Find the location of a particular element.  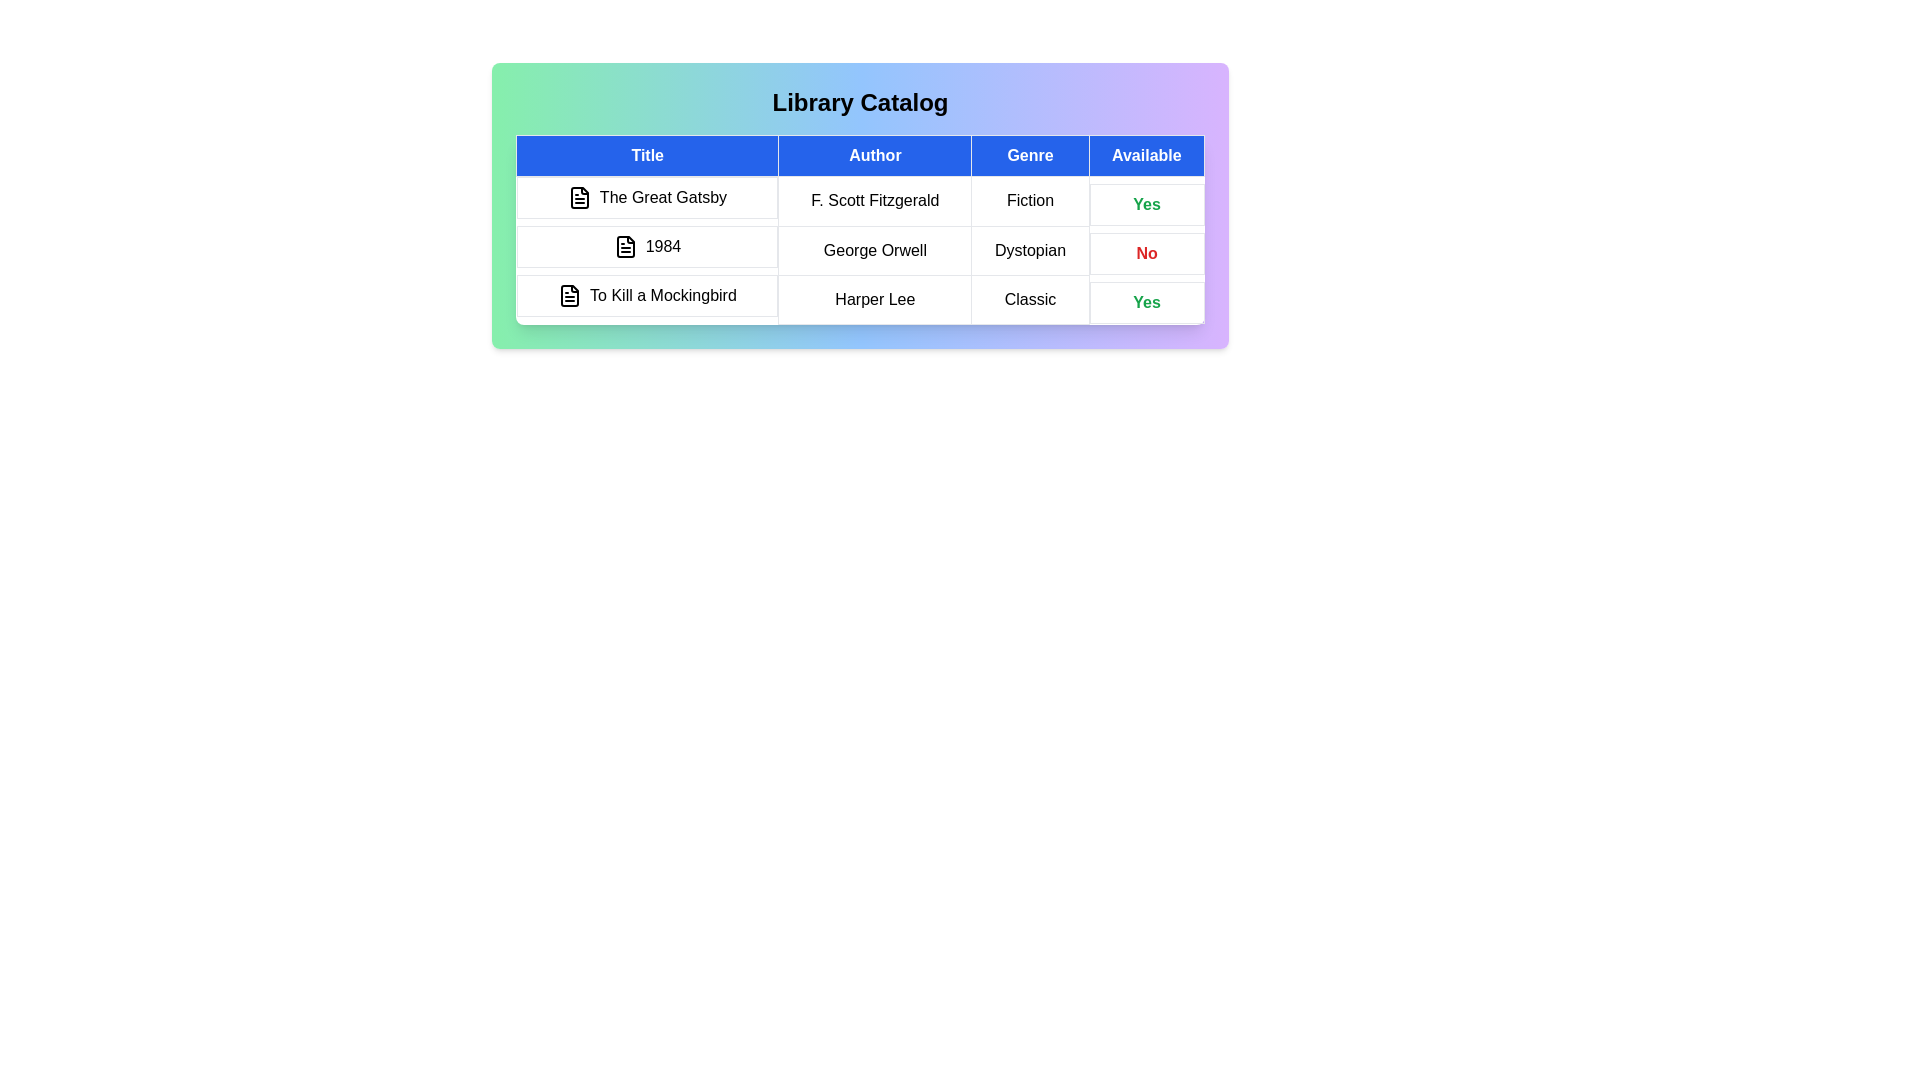

the book title To Kill a Mockingbird to interact with it is located at coordinates (647, 296).